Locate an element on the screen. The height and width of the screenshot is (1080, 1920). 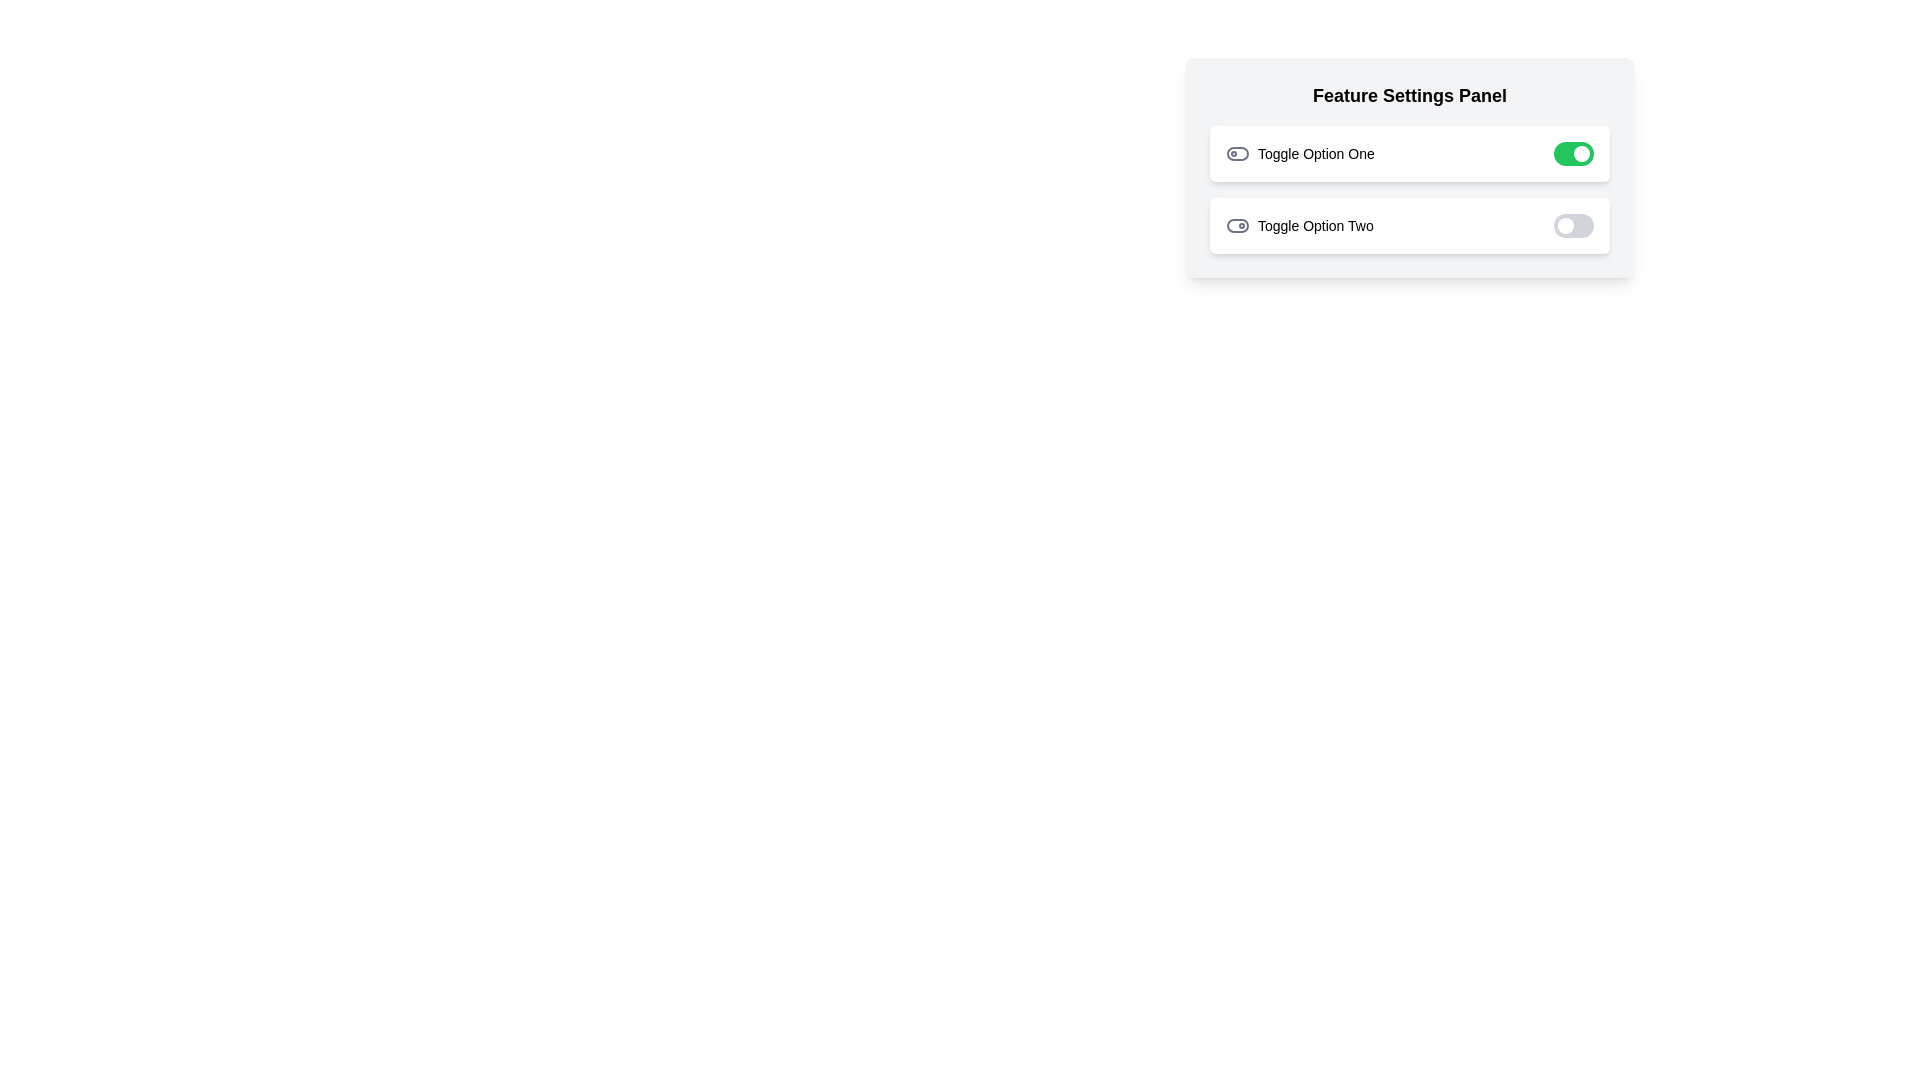
text of the Text label that indicates the specific feature or setting associated with the toggle control, positioned to the right of an icon and toggle control, as the second toggle option in a vertically aligned list within the feature settings panel is located at coordinates (1315, 225).